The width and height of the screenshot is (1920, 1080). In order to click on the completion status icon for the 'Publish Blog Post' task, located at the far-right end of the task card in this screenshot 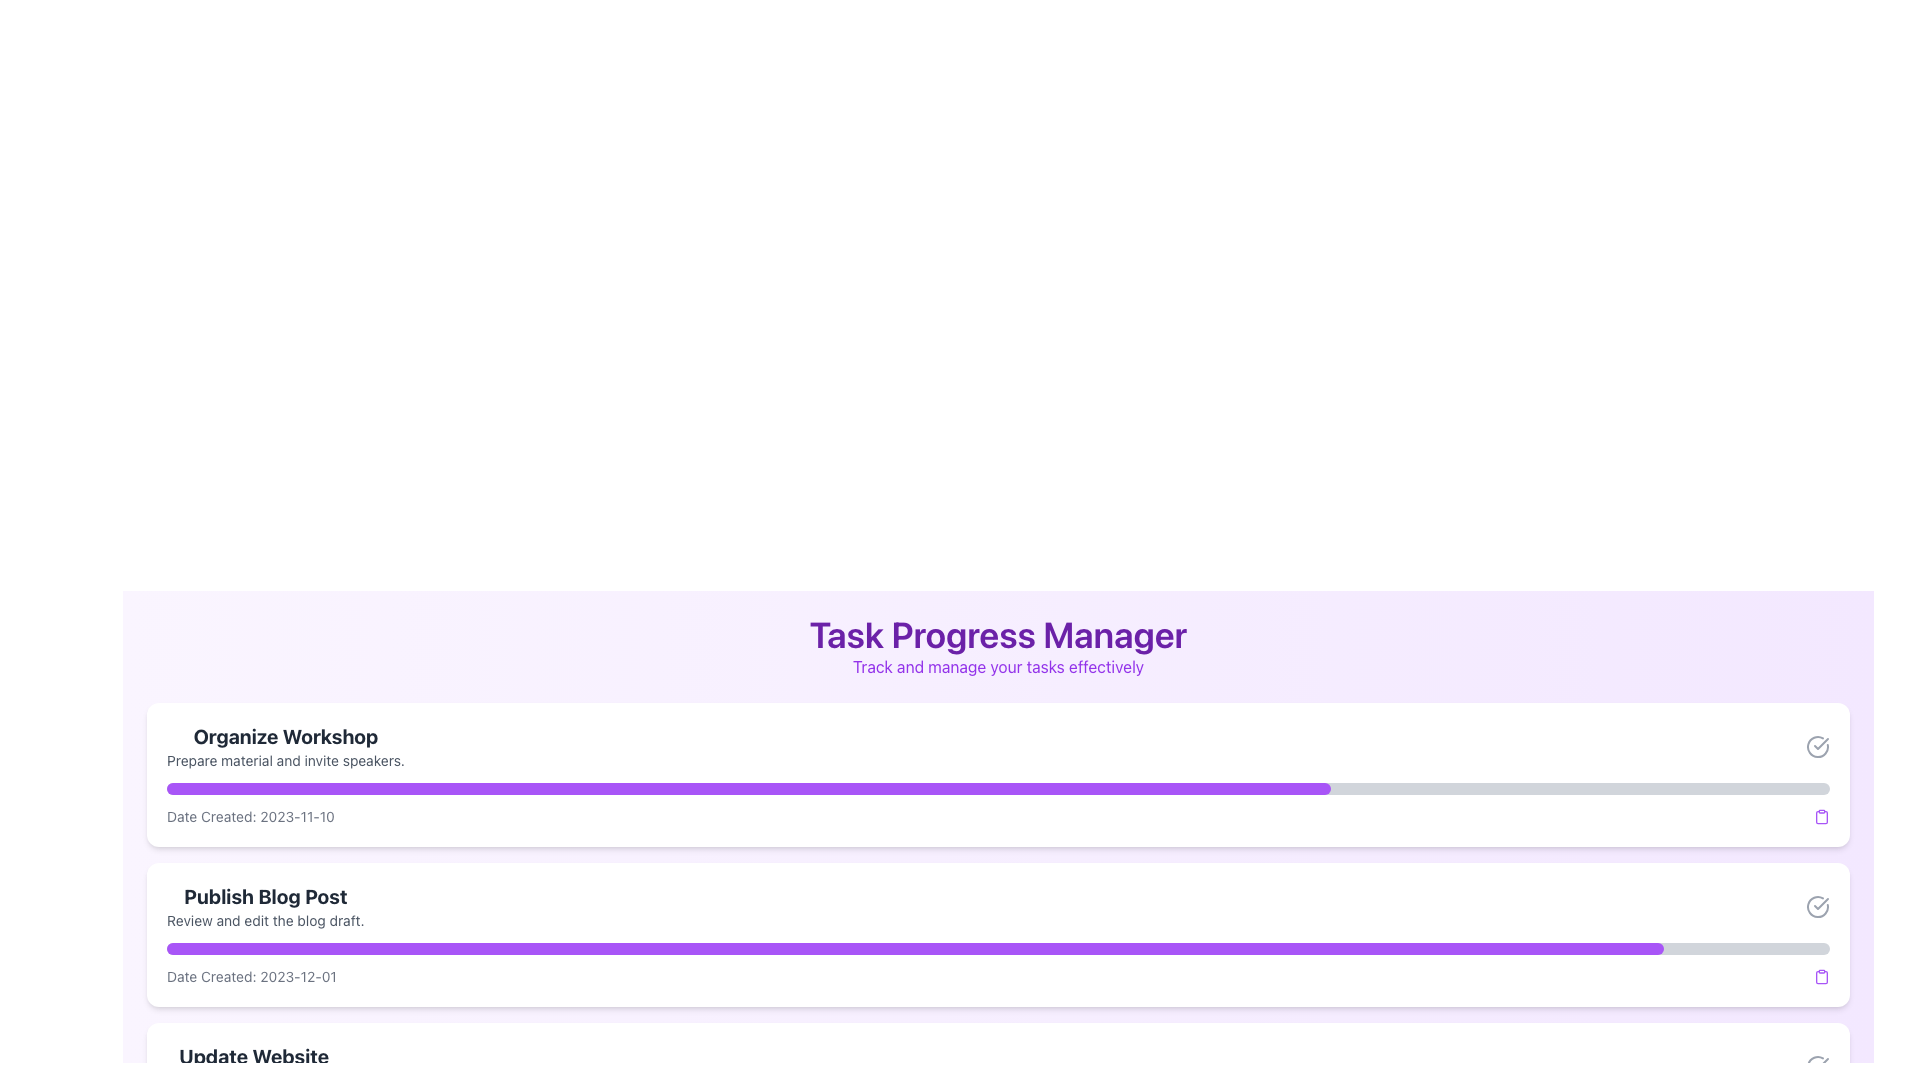, I will do `click(1818, 906)`.